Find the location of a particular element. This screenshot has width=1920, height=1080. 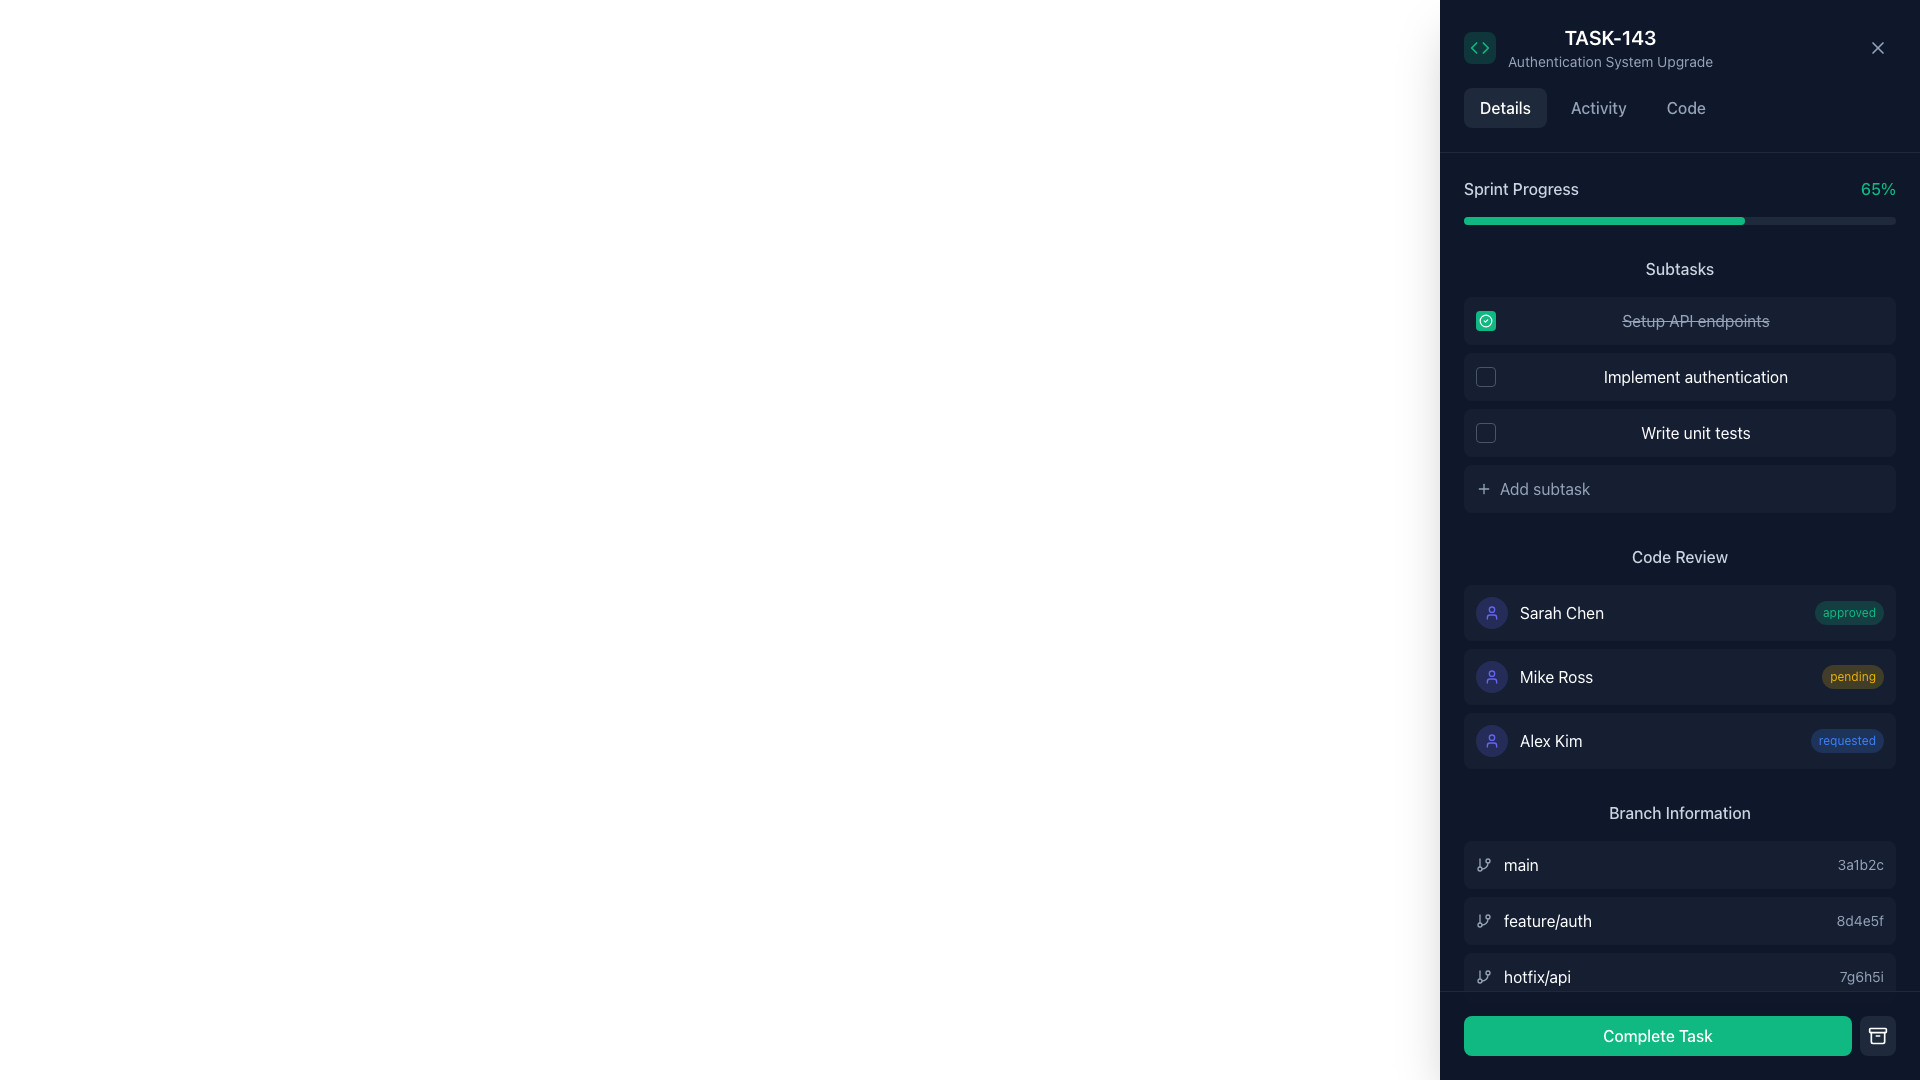

the first subtask entry with a green check mark and strikethrough text labeled 'Setup API endpoints' is located at coordinates (1680, 319).